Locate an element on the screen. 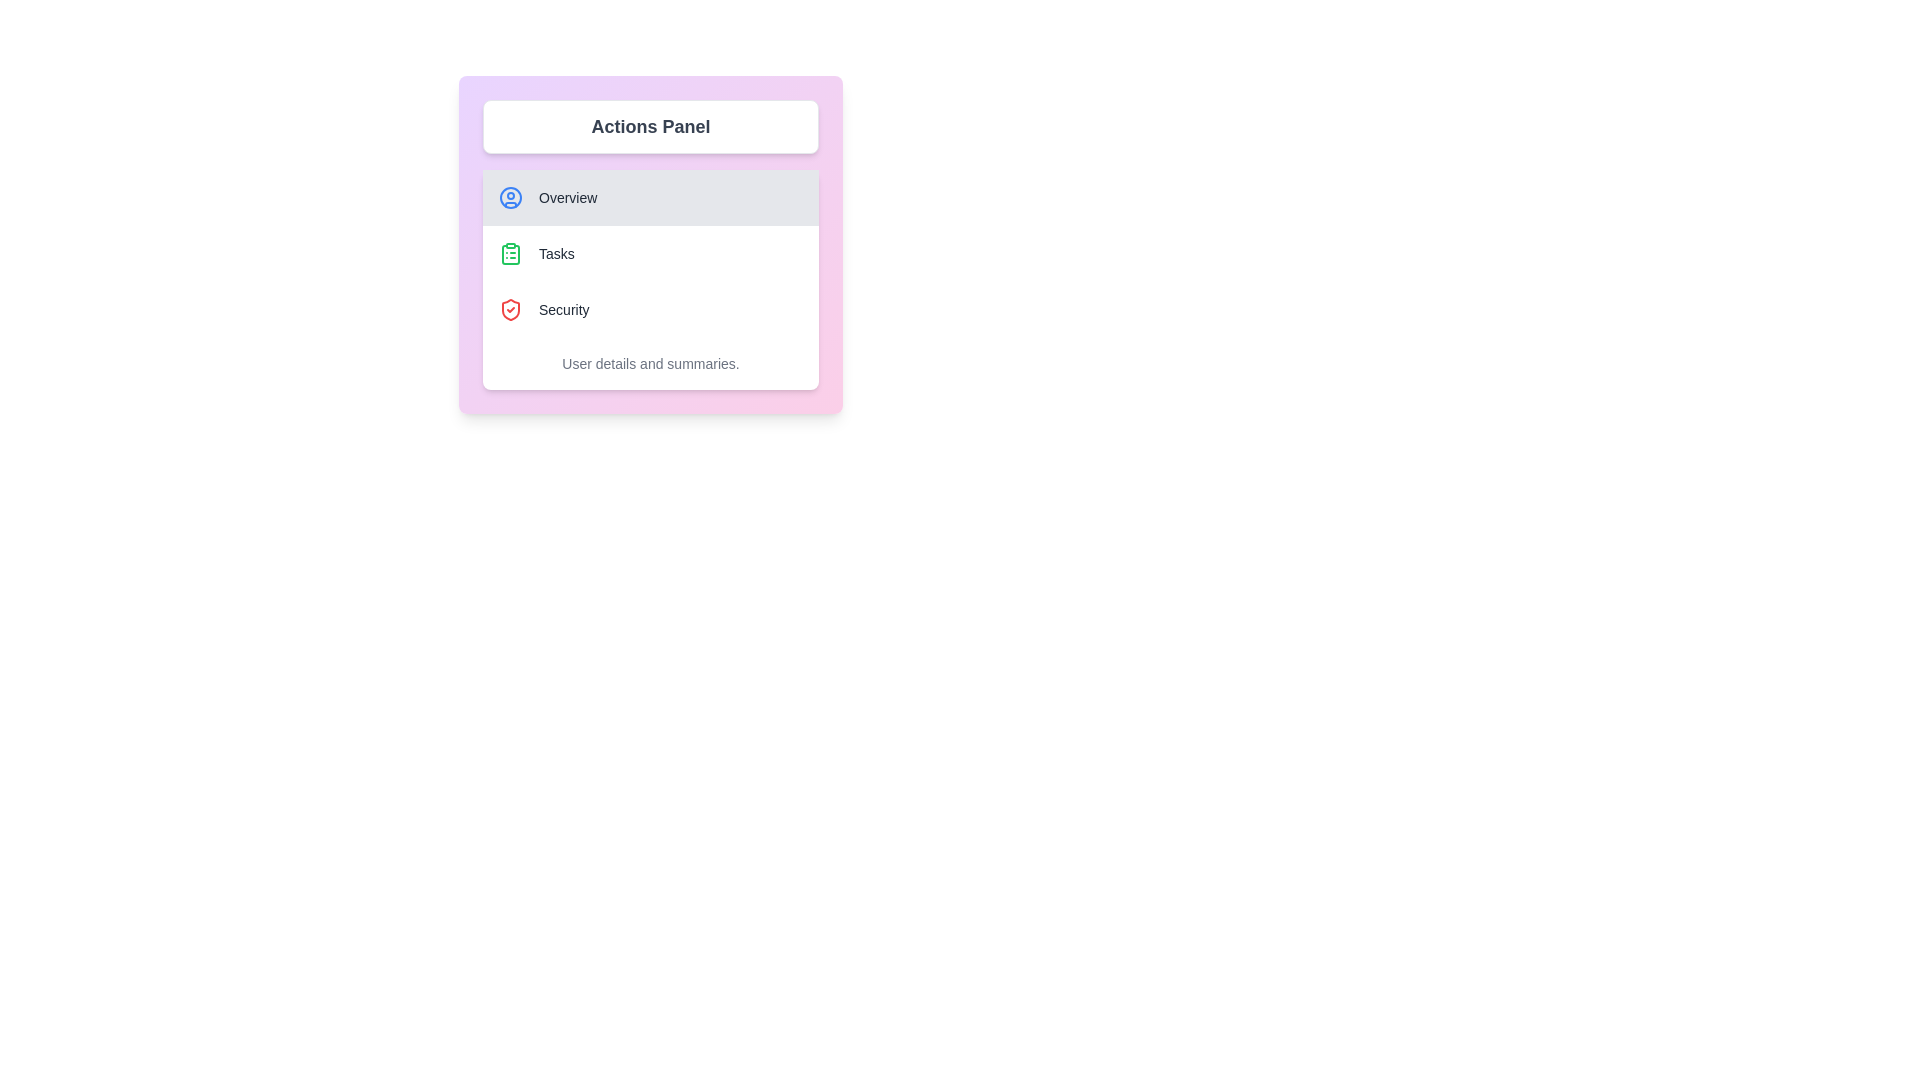 The width and height of the screenshot is (1920, 1080). the menu option Security is located at coordinates (651, 309).